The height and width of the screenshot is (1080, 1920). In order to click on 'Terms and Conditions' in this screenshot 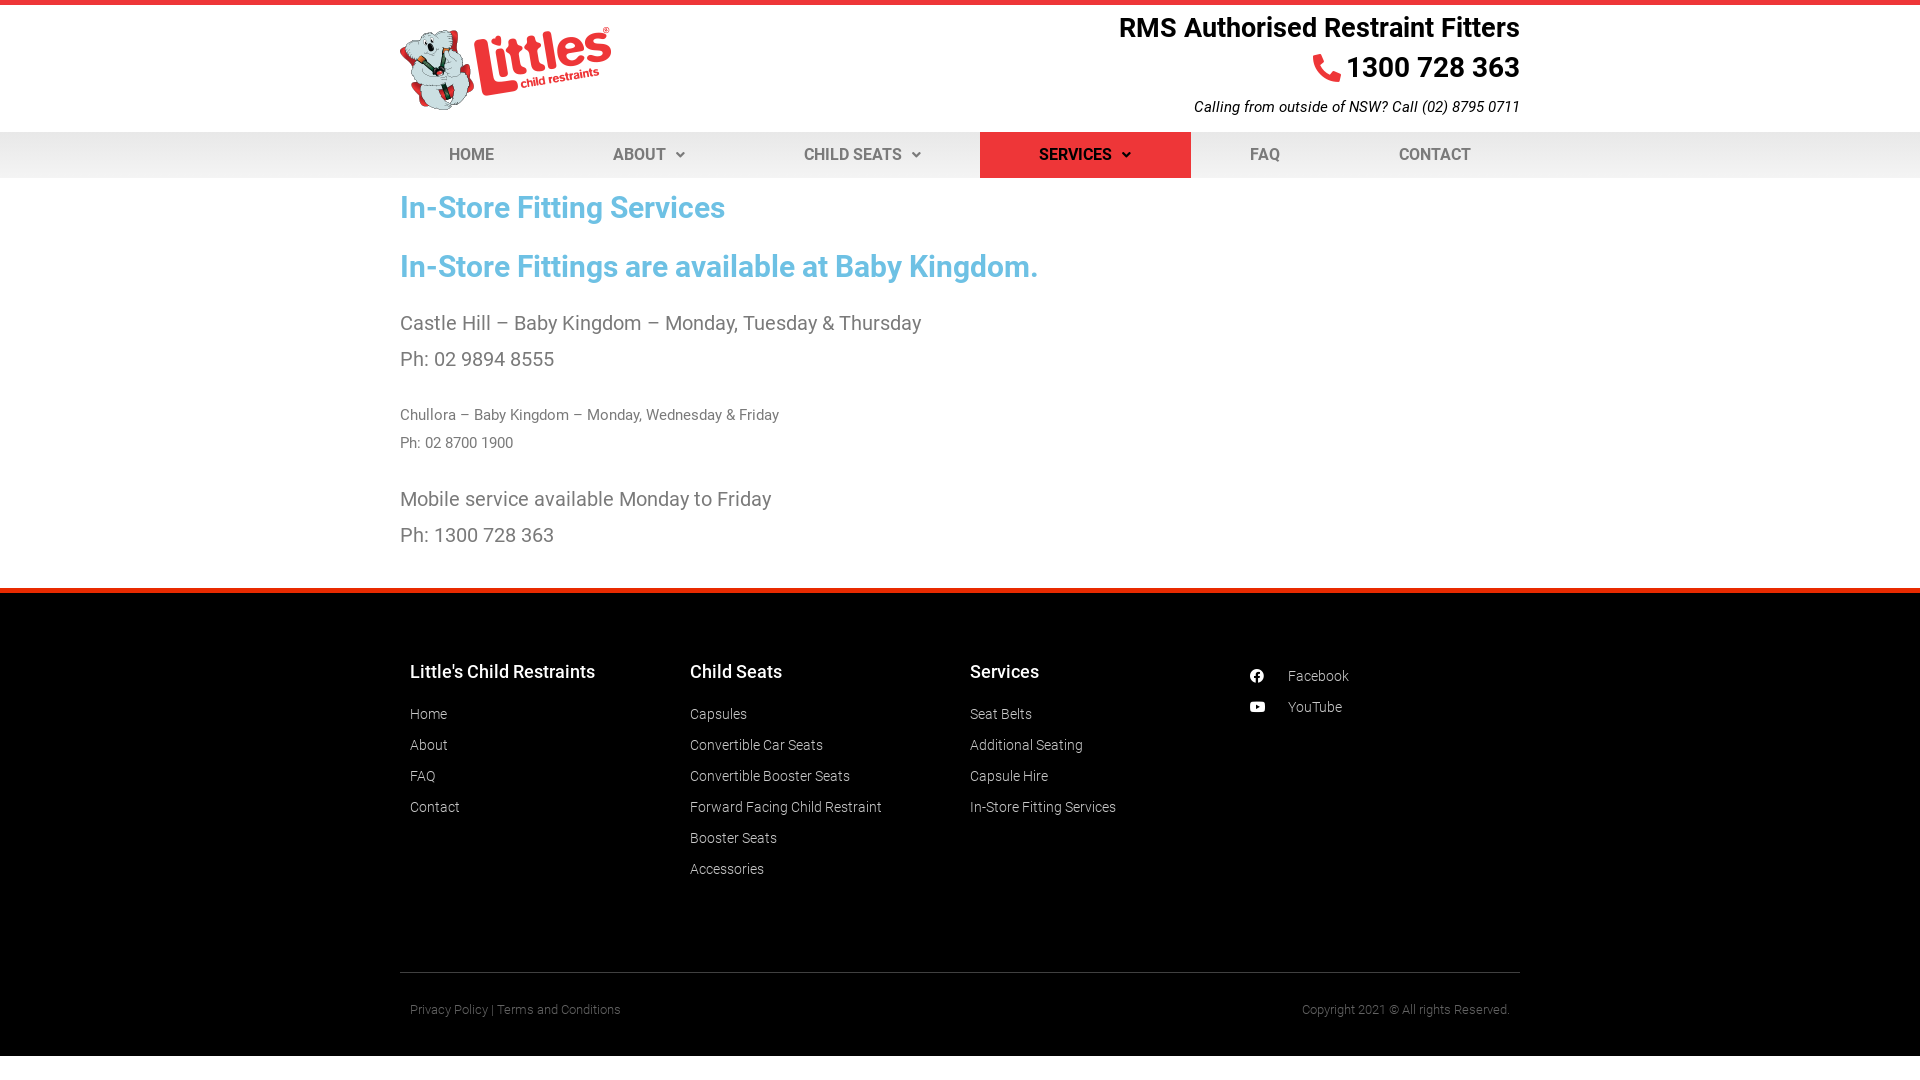, I will do `click(558, 1009)`.